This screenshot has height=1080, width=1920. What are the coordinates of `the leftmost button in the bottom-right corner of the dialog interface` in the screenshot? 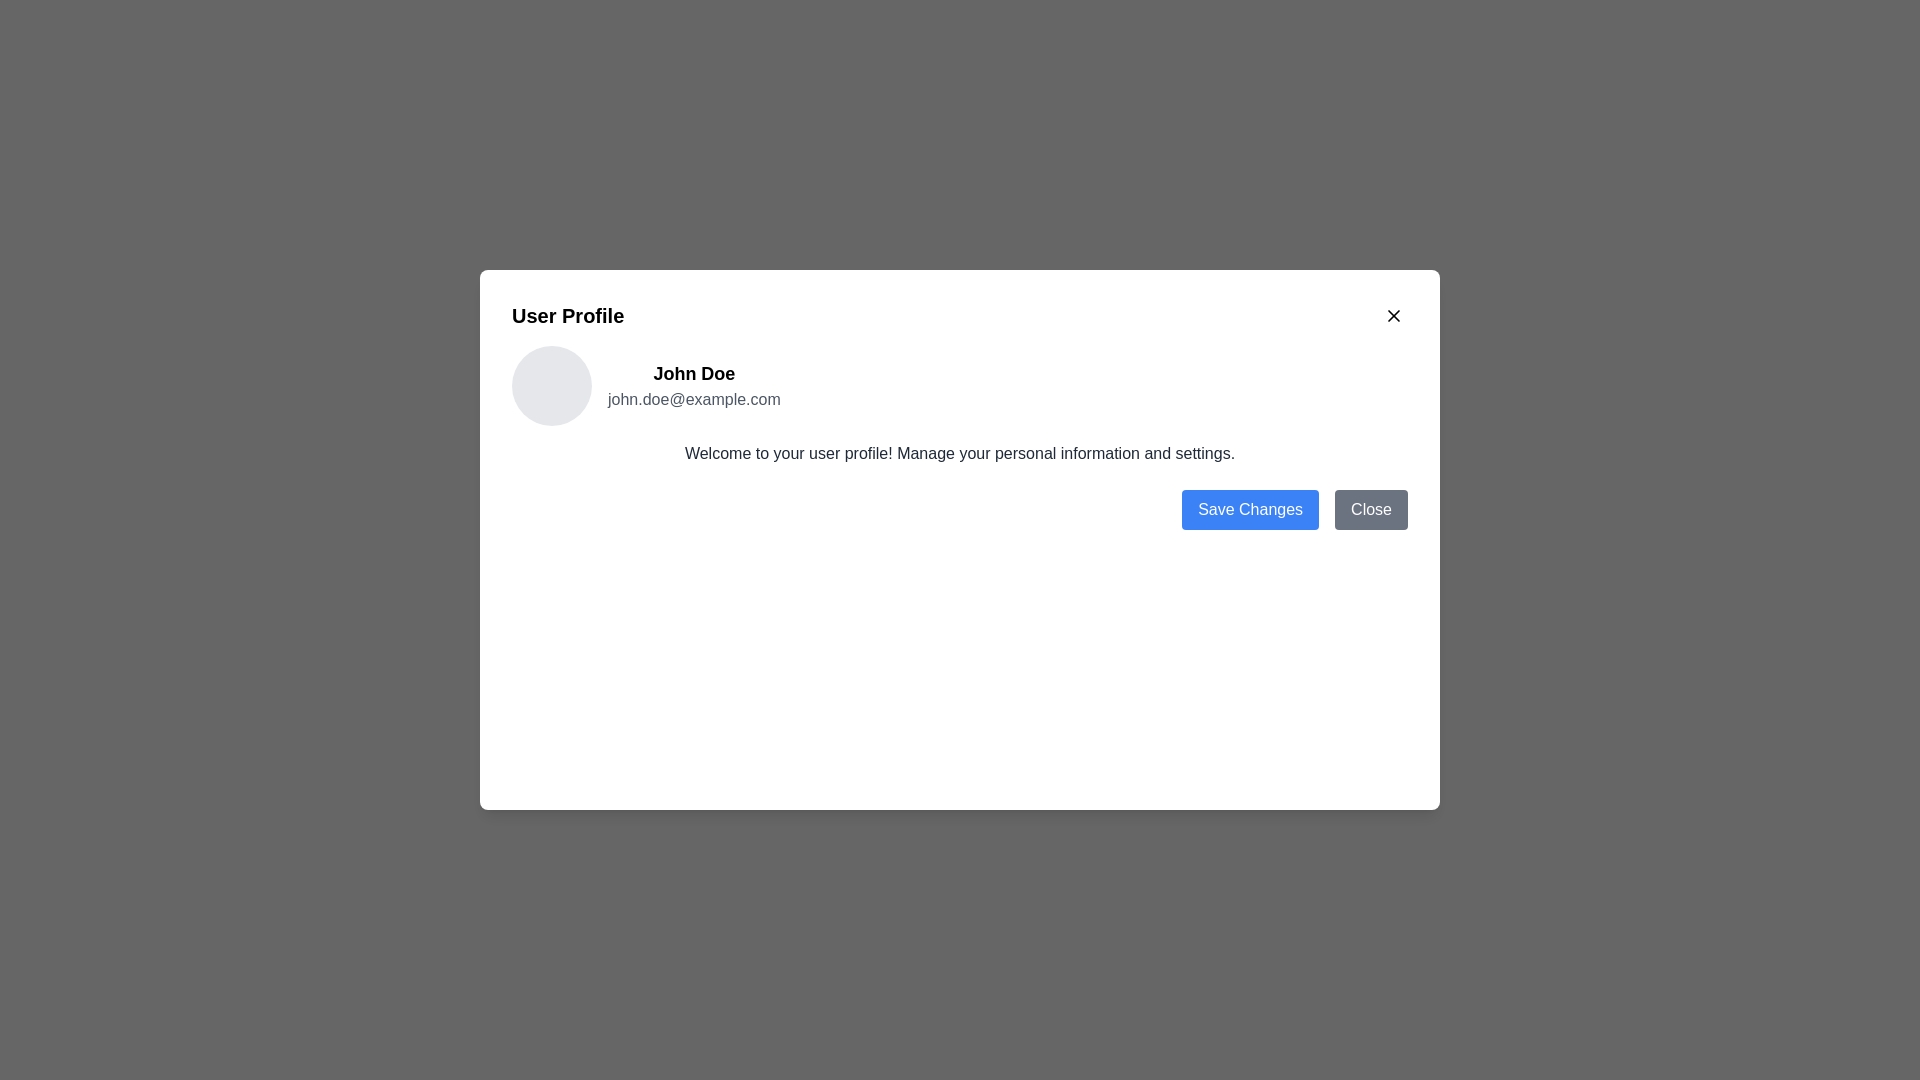 It's located at (1249, 508).